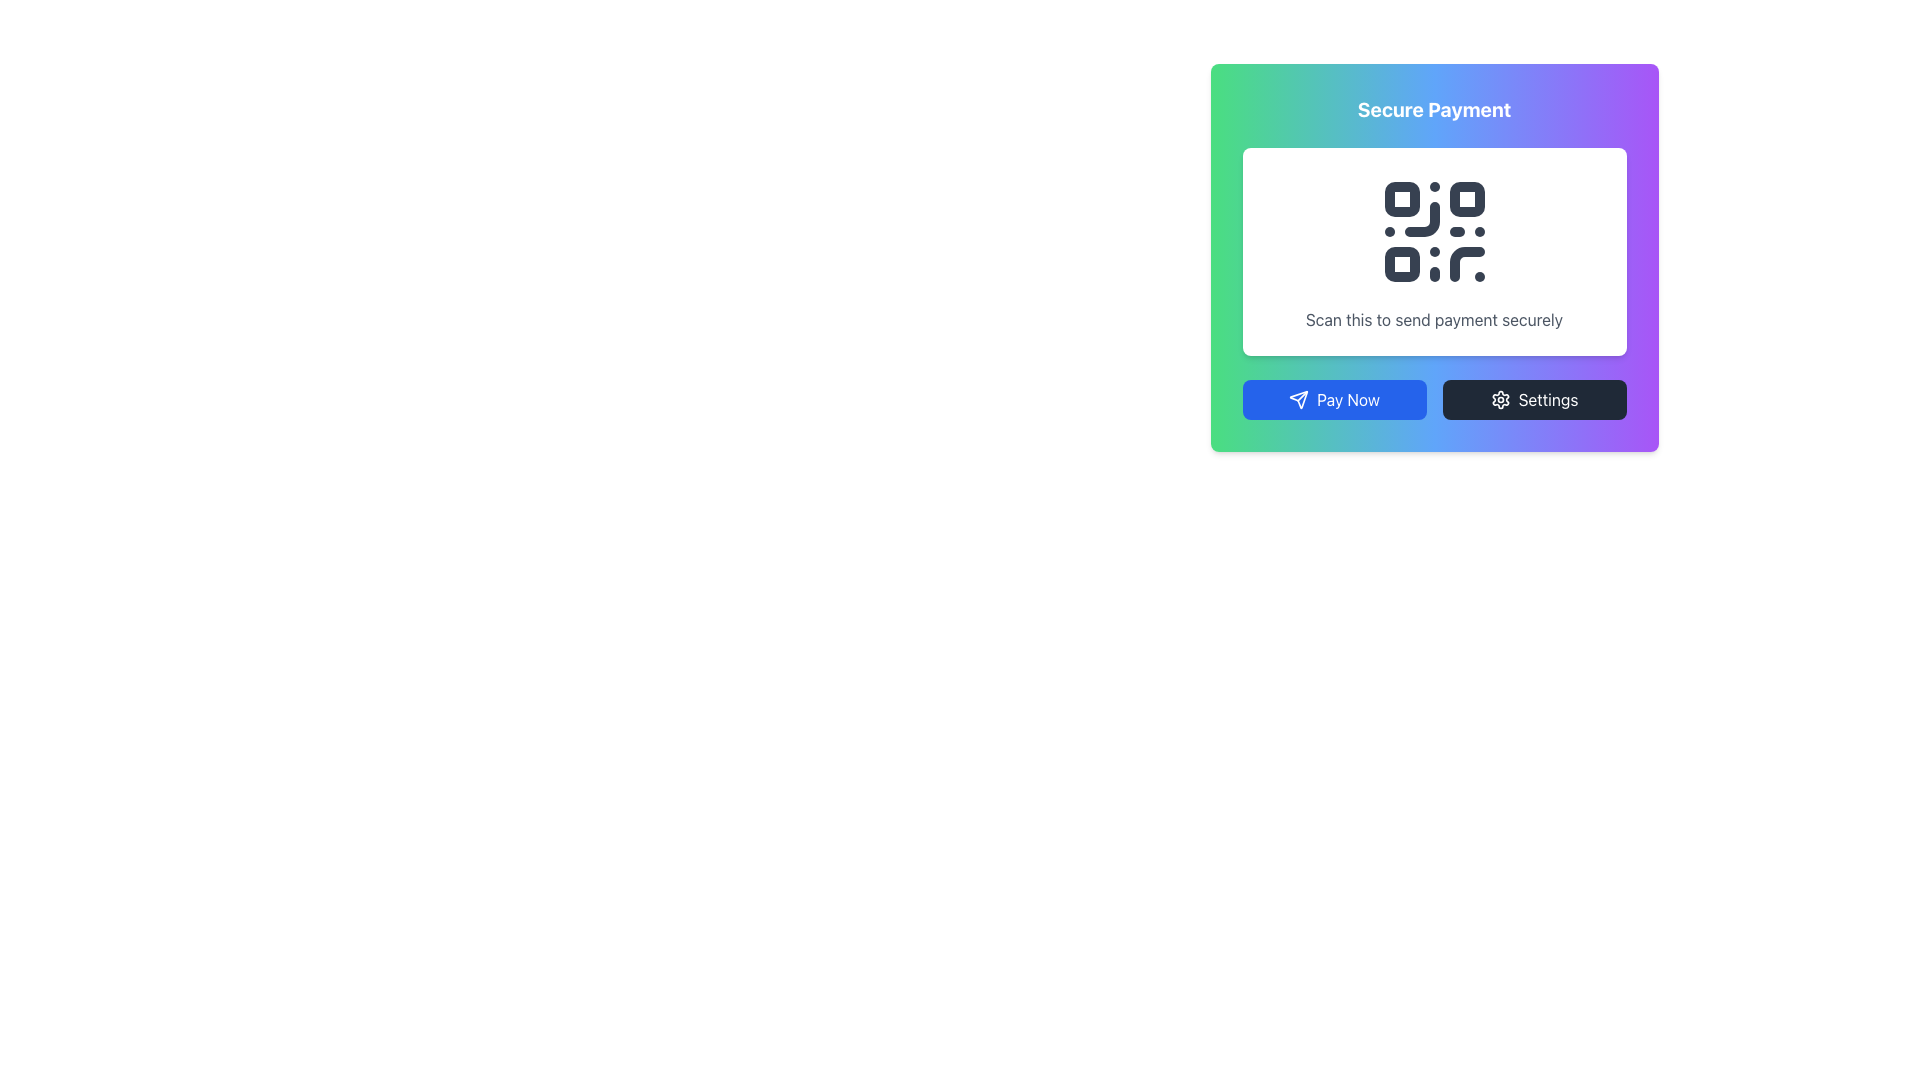 This screenshot has height=1080, width=1920. Describe the element at coordinates (1433, 319) in the screenshot. I see `the text label that provides a description for the QR code used for secure payments, located directly below the QR code graphic` at that location.